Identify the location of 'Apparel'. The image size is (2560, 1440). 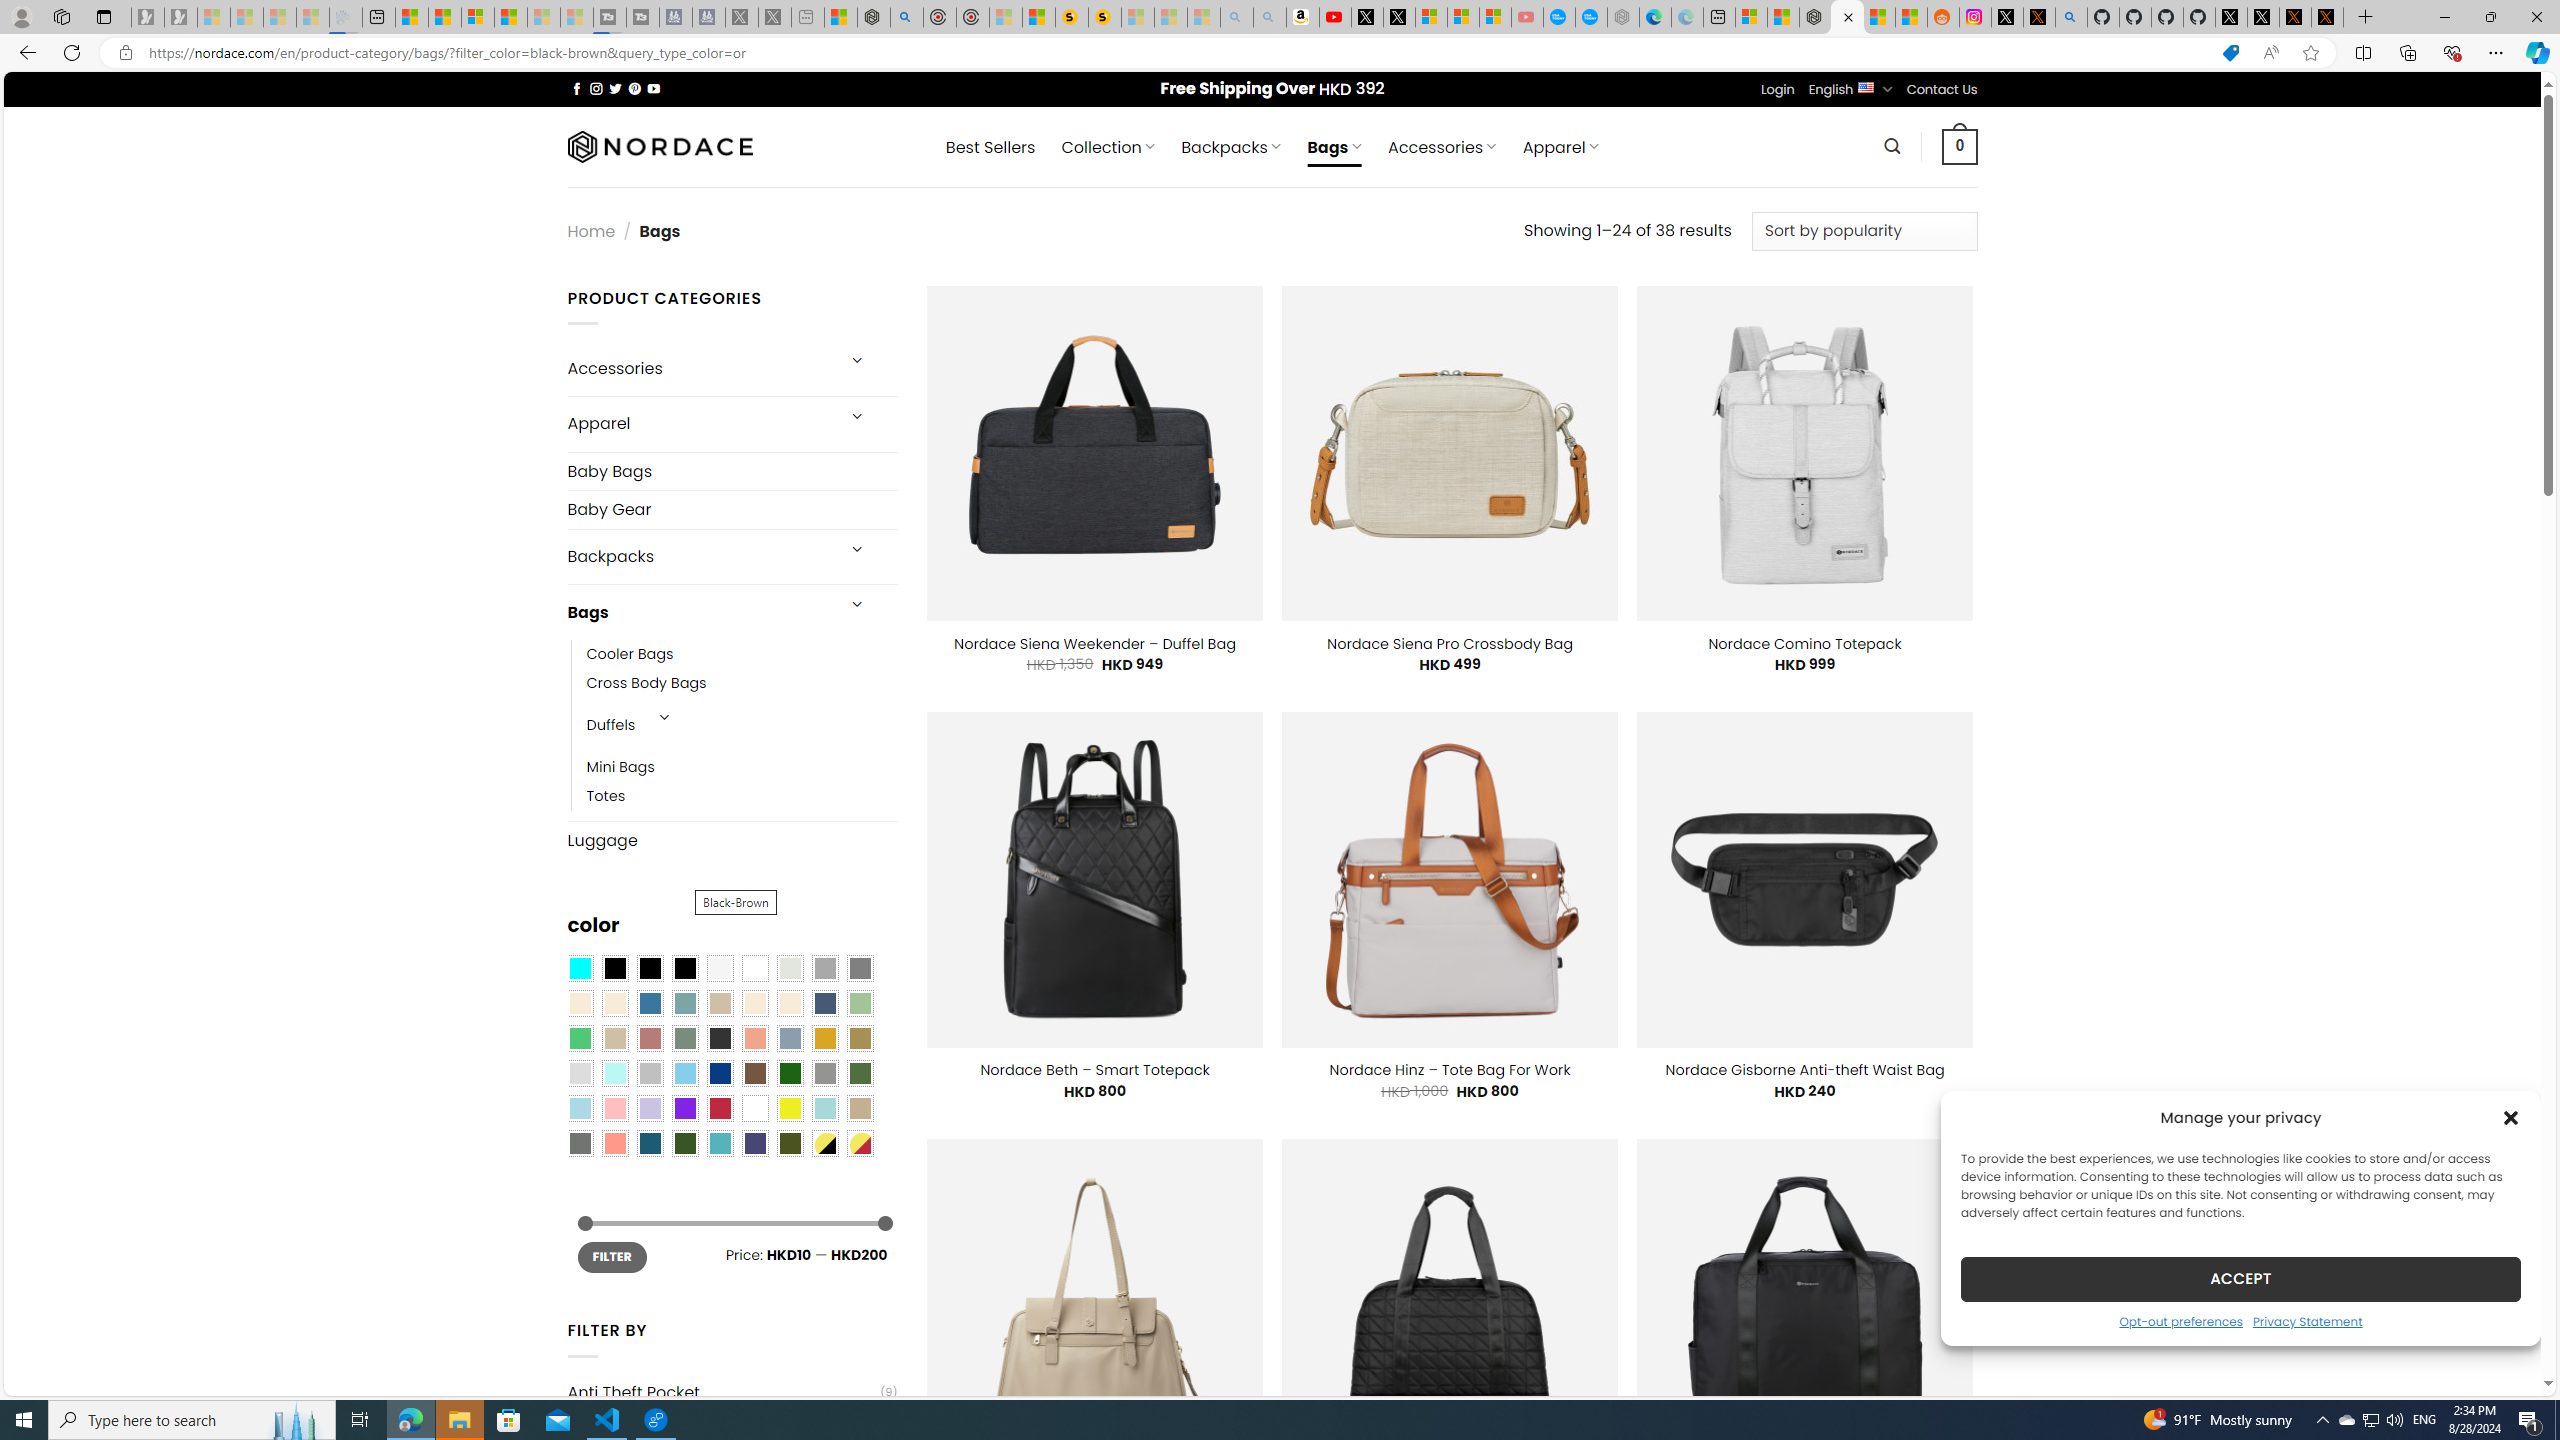
(697, 424).